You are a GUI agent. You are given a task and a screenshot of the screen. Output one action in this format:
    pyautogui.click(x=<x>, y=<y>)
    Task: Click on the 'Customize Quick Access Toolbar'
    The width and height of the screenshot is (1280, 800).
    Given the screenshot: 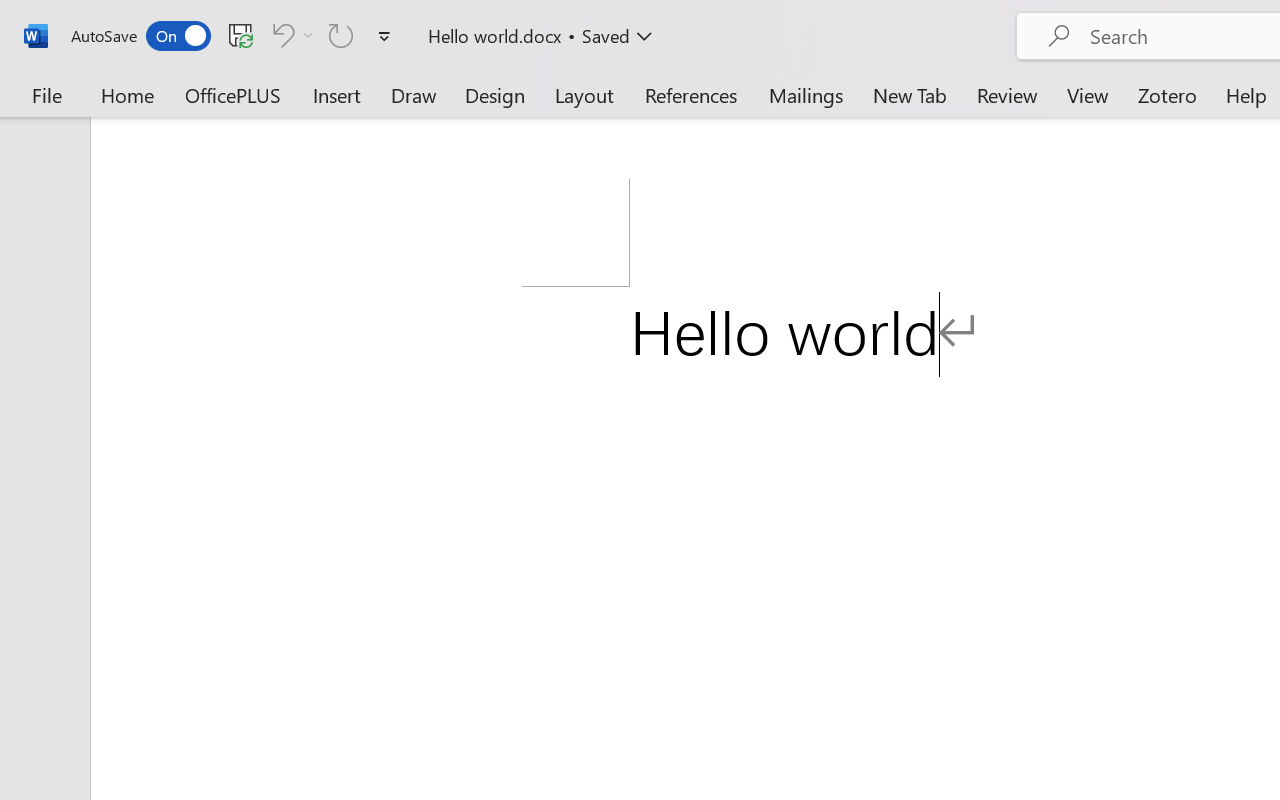 What is the action you would take?
    pyautogui.click(x=384, y=35)
    